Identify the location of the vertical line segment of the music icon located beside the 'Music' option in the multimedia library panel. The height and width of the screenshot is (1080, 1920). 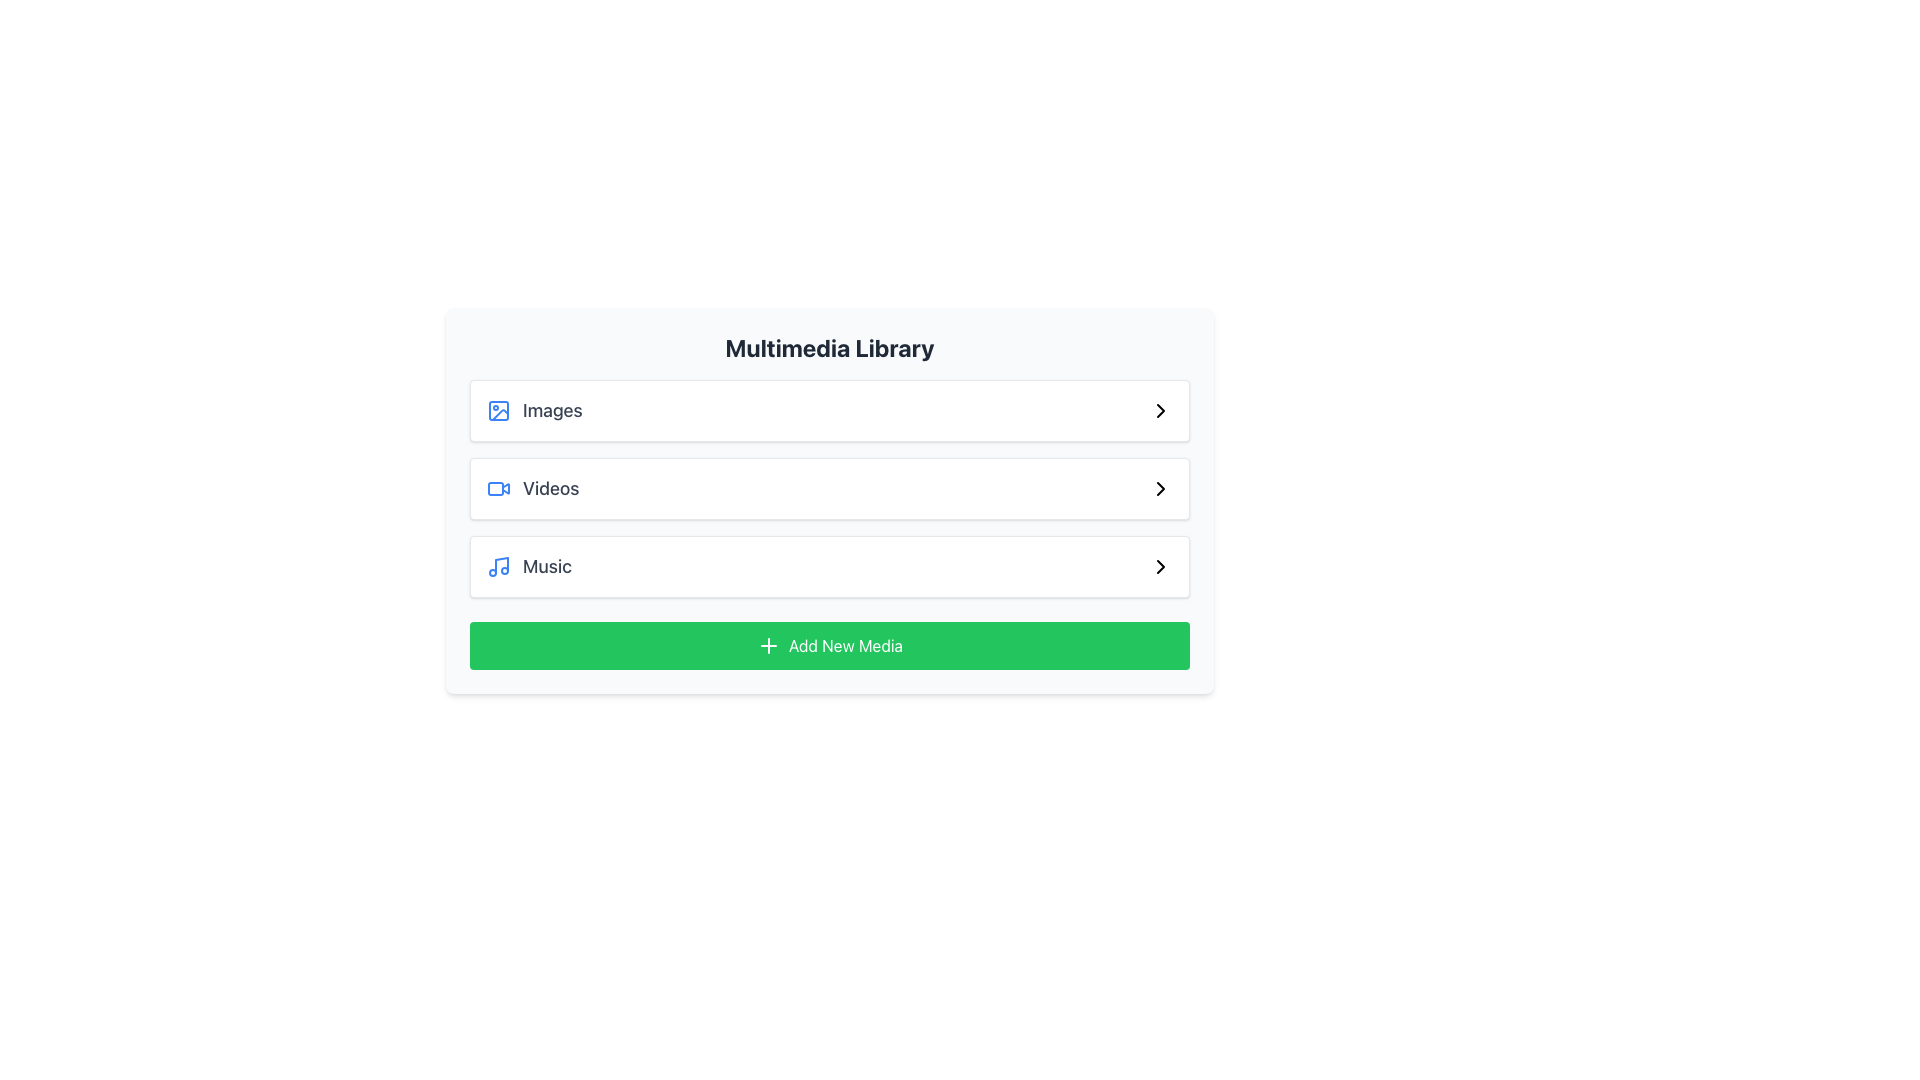
(502, 564).